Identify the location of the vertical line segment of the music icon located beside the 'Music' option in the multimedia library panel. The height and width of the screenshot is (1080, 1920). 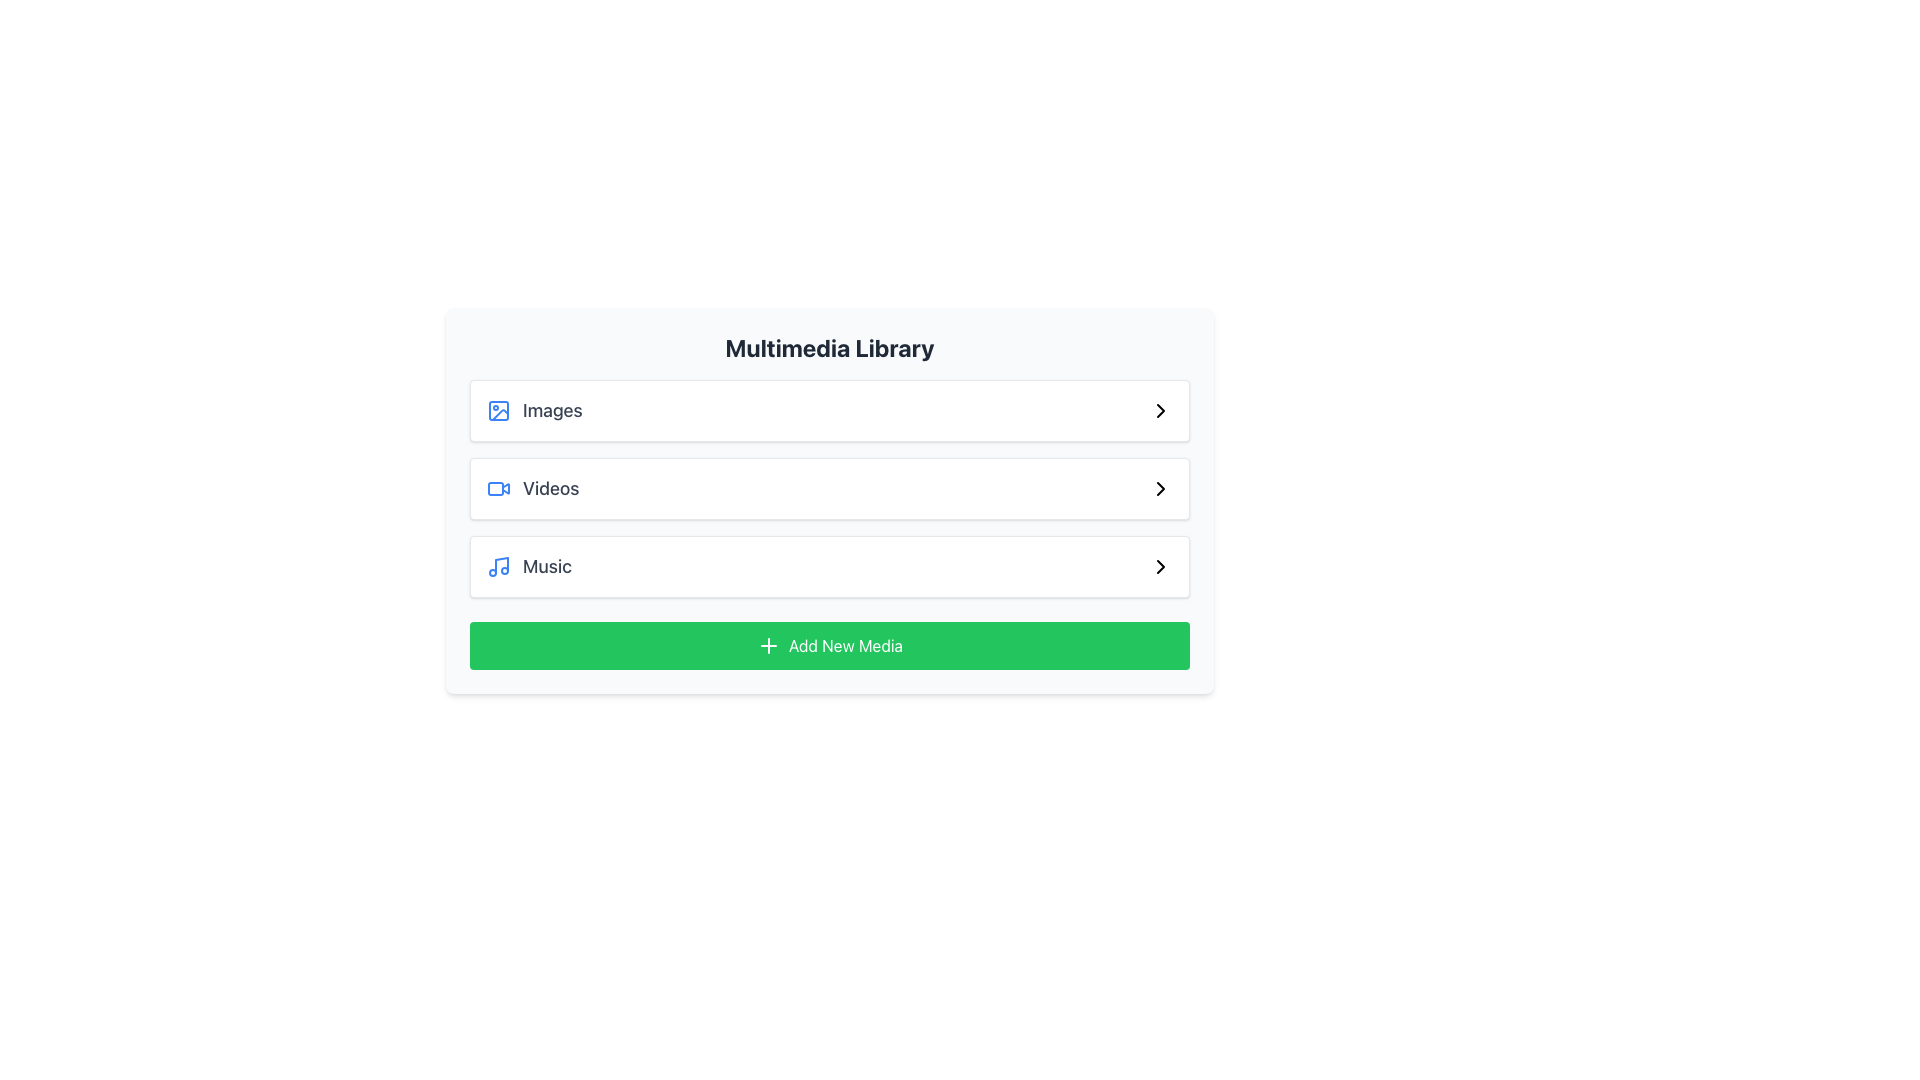
(502, 564).